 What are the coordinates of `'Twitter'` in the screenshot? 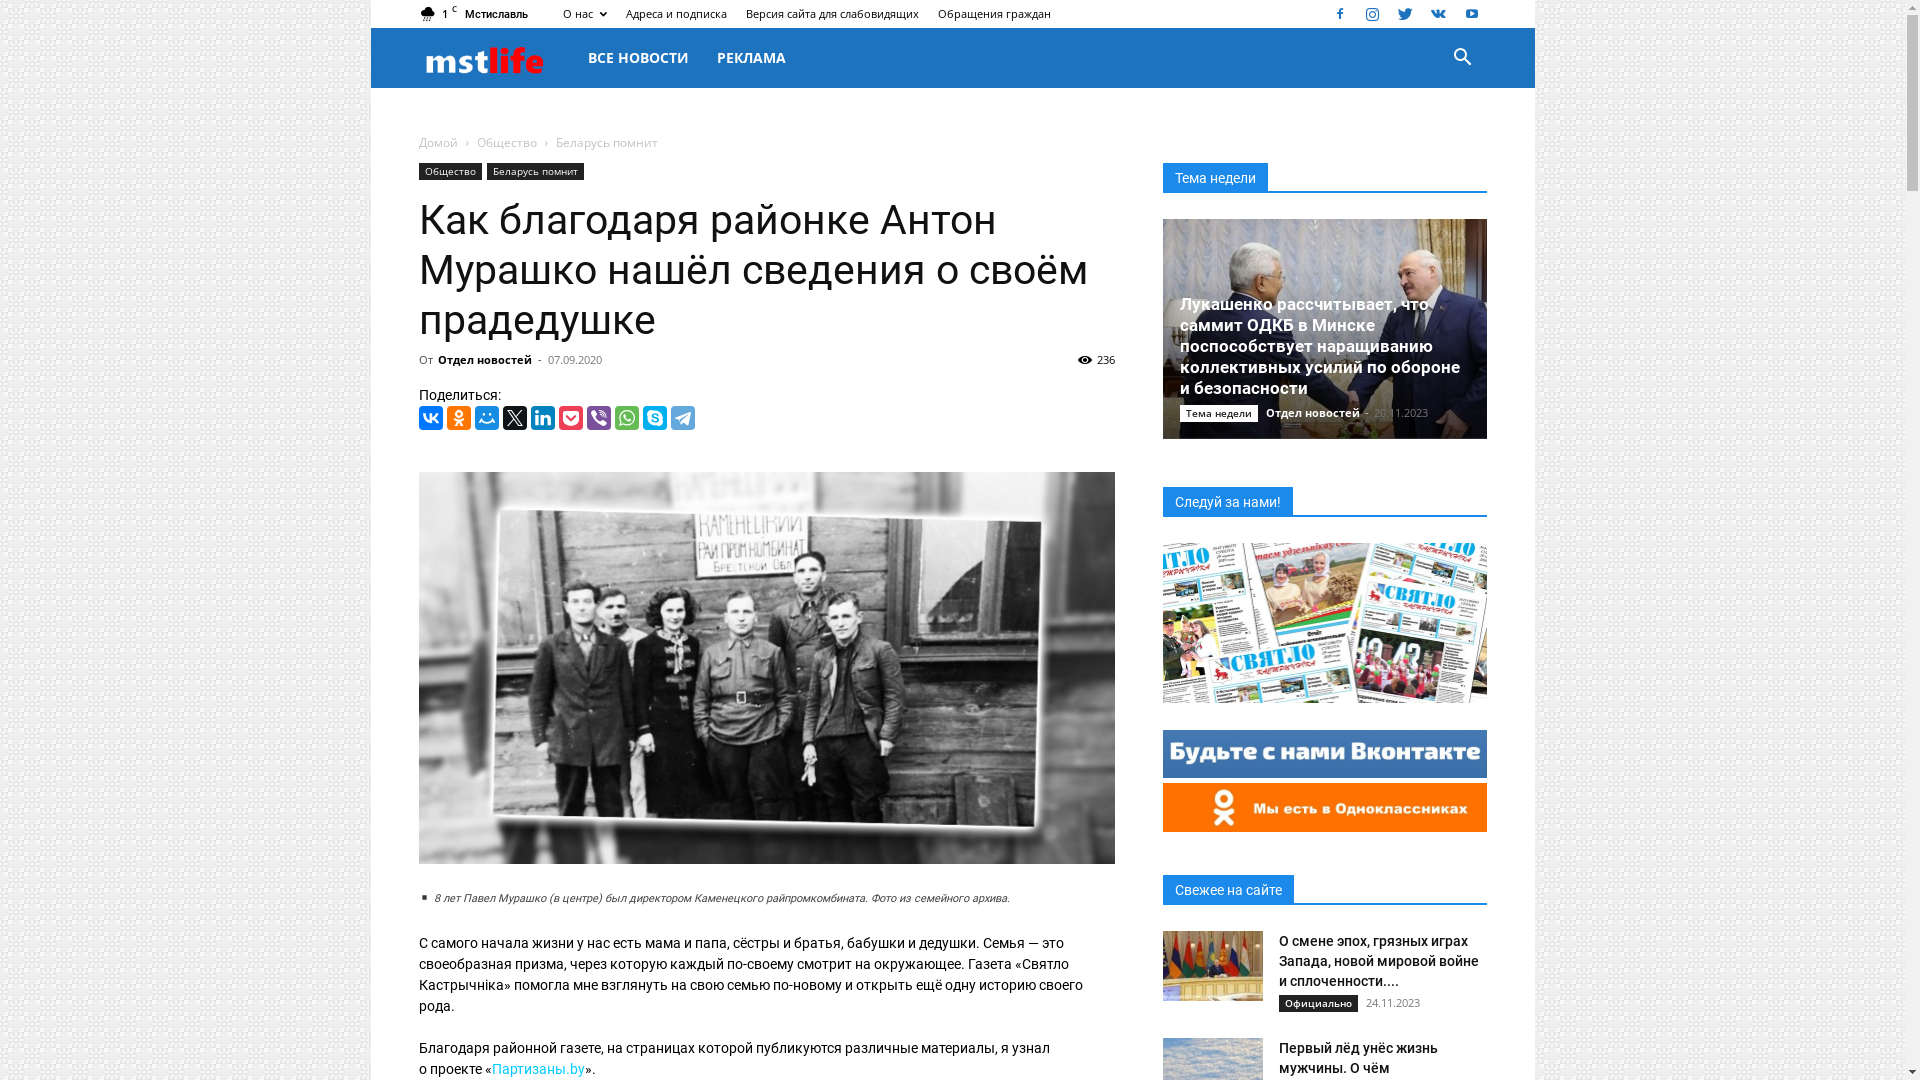 It's located at (502, 416).